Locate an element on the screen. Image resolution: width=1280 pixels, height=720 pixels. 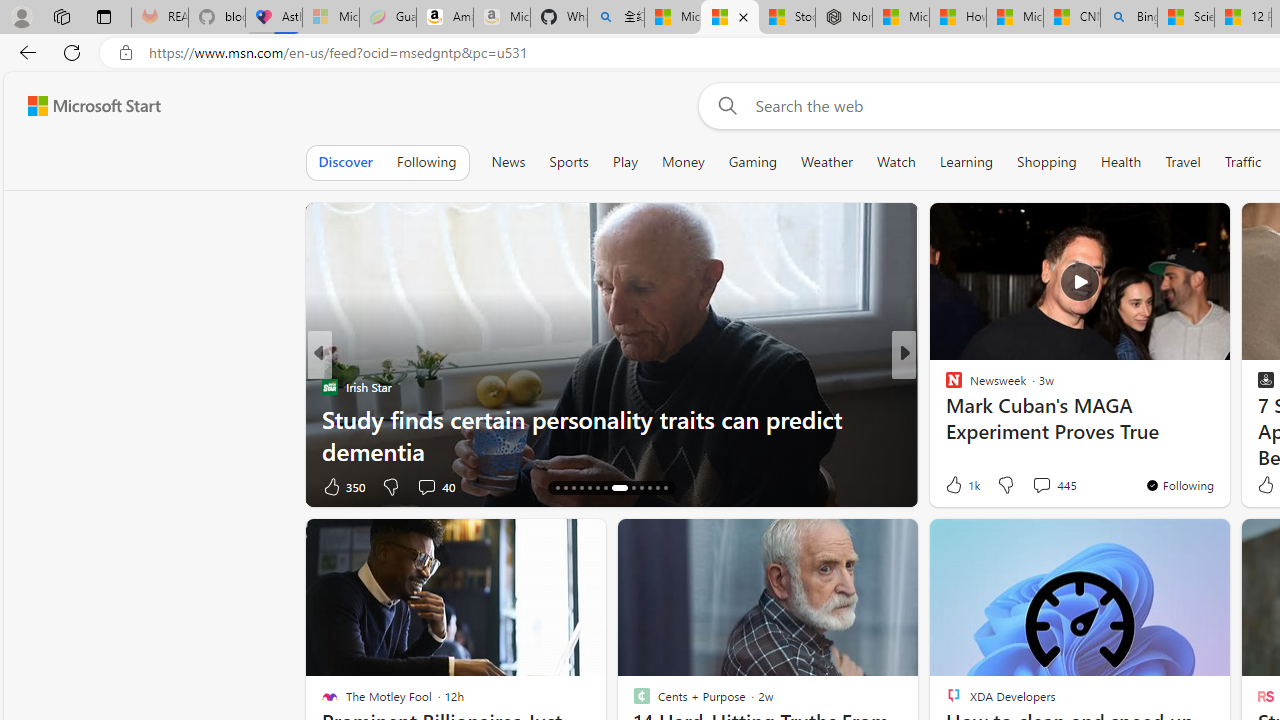
'View comments 40 Comment' is located at coordinates (434, 486).